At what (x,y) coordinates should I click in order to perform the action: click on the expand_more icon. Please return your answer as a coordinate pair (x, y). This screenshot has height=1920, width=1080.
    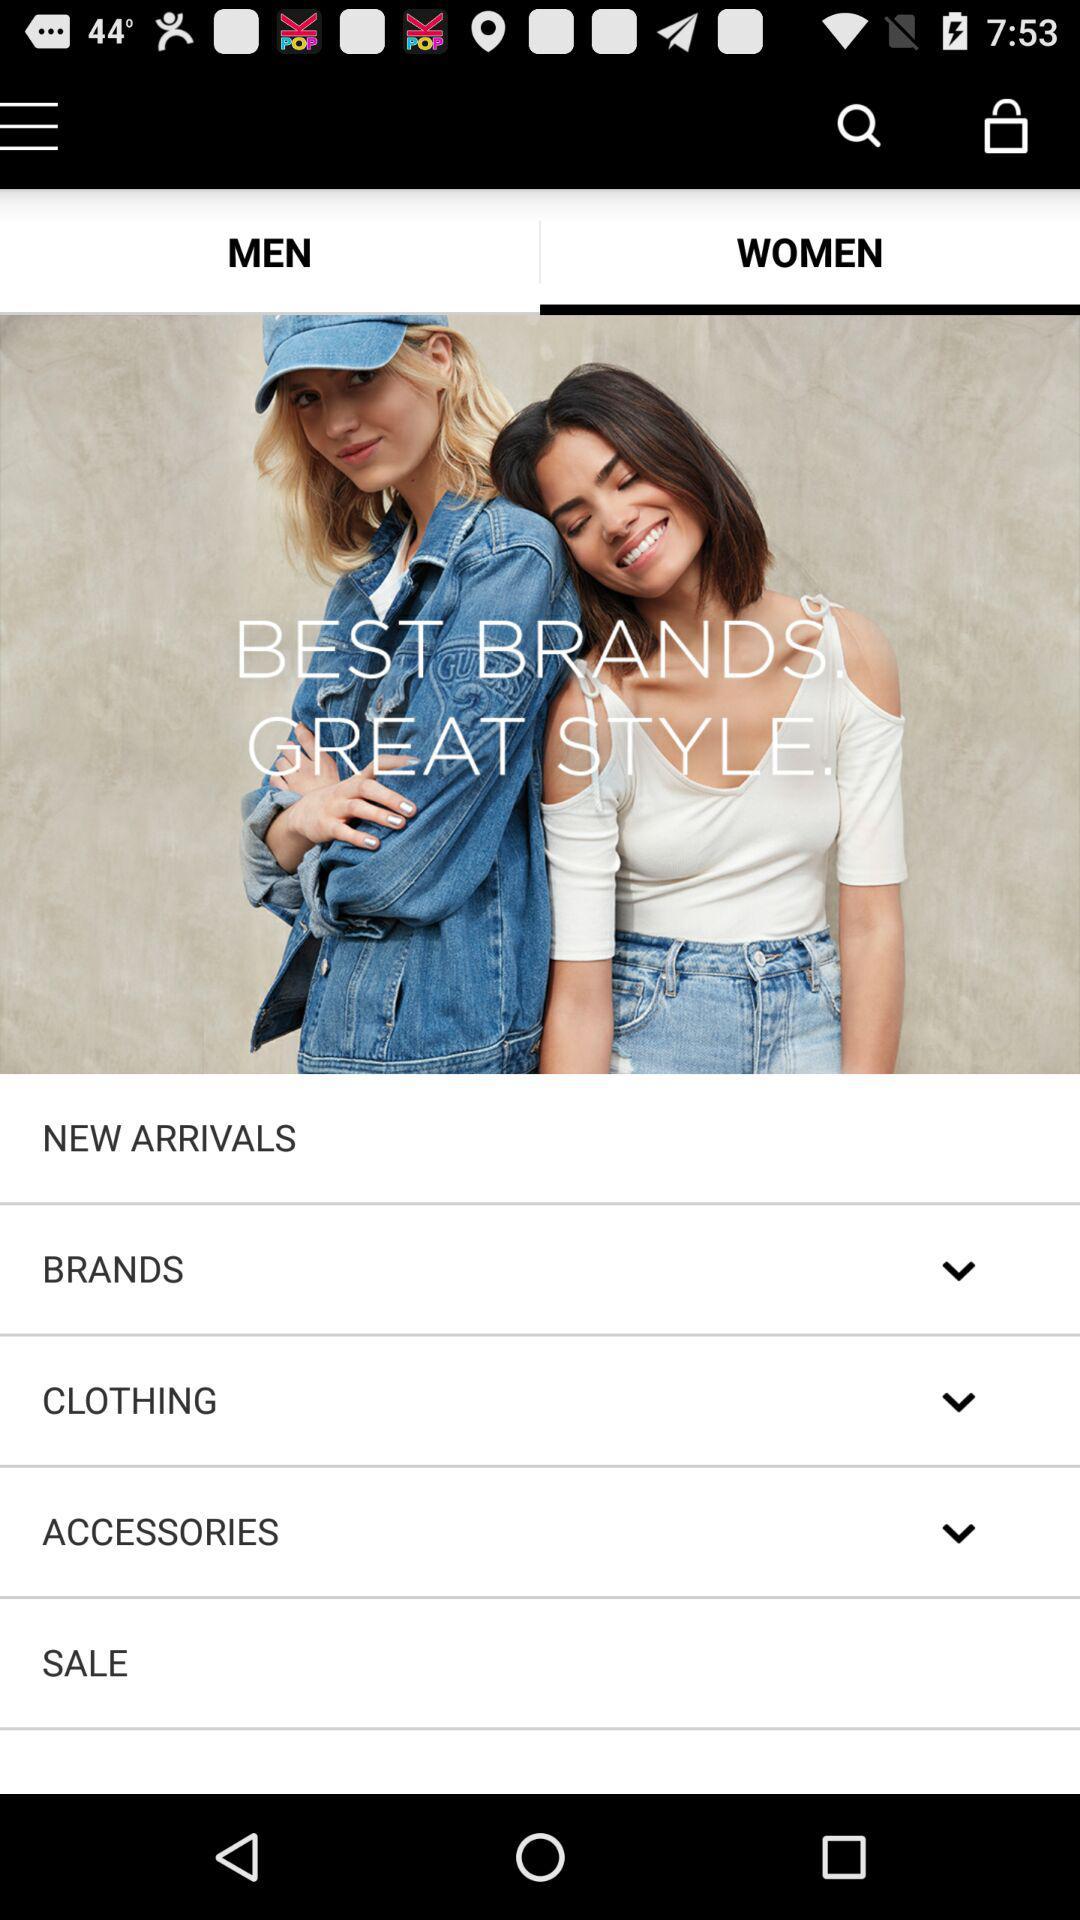
    Looking at the image, I should click on (958, 1641).